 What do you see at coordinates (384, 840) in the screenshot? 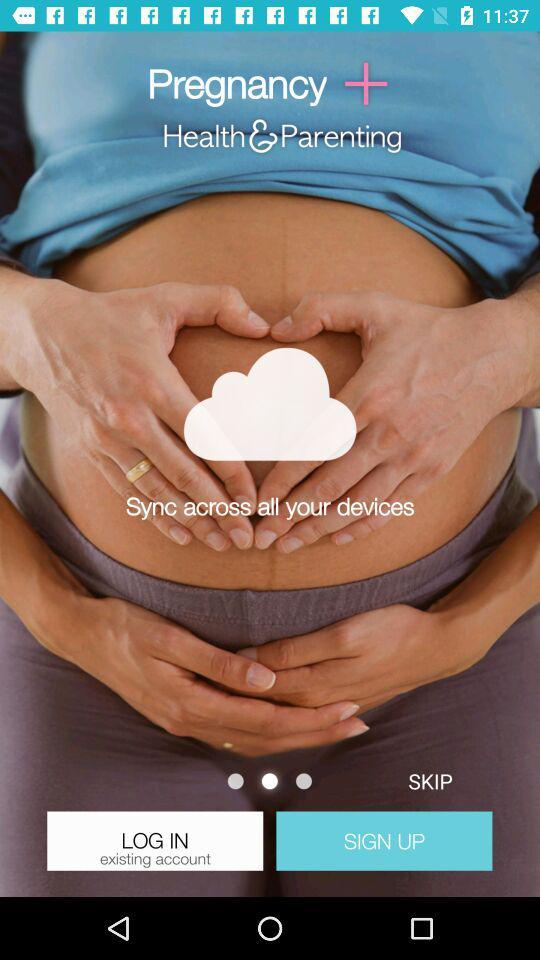
I see `sign up item` at bounding box center [384, 840].